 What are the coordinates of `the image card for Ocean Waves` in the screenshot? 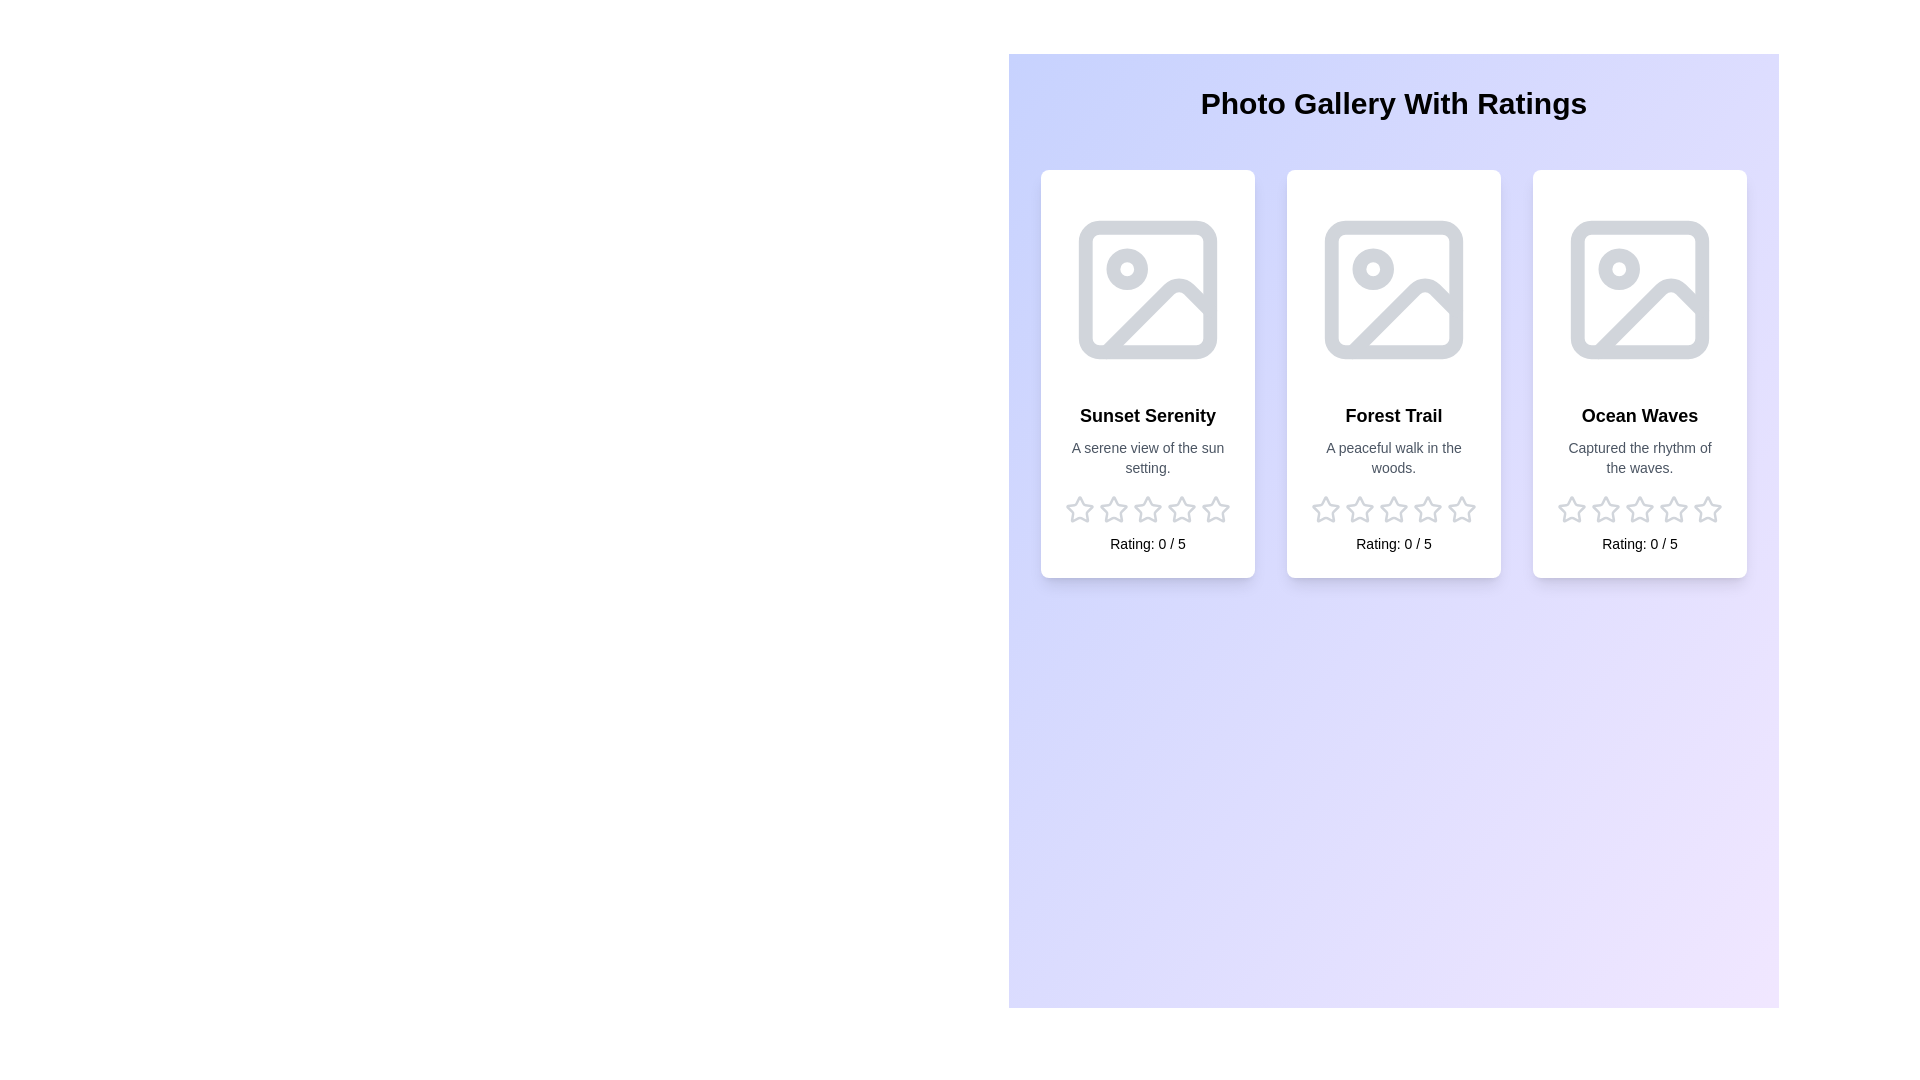 It's located at (1640, 374).